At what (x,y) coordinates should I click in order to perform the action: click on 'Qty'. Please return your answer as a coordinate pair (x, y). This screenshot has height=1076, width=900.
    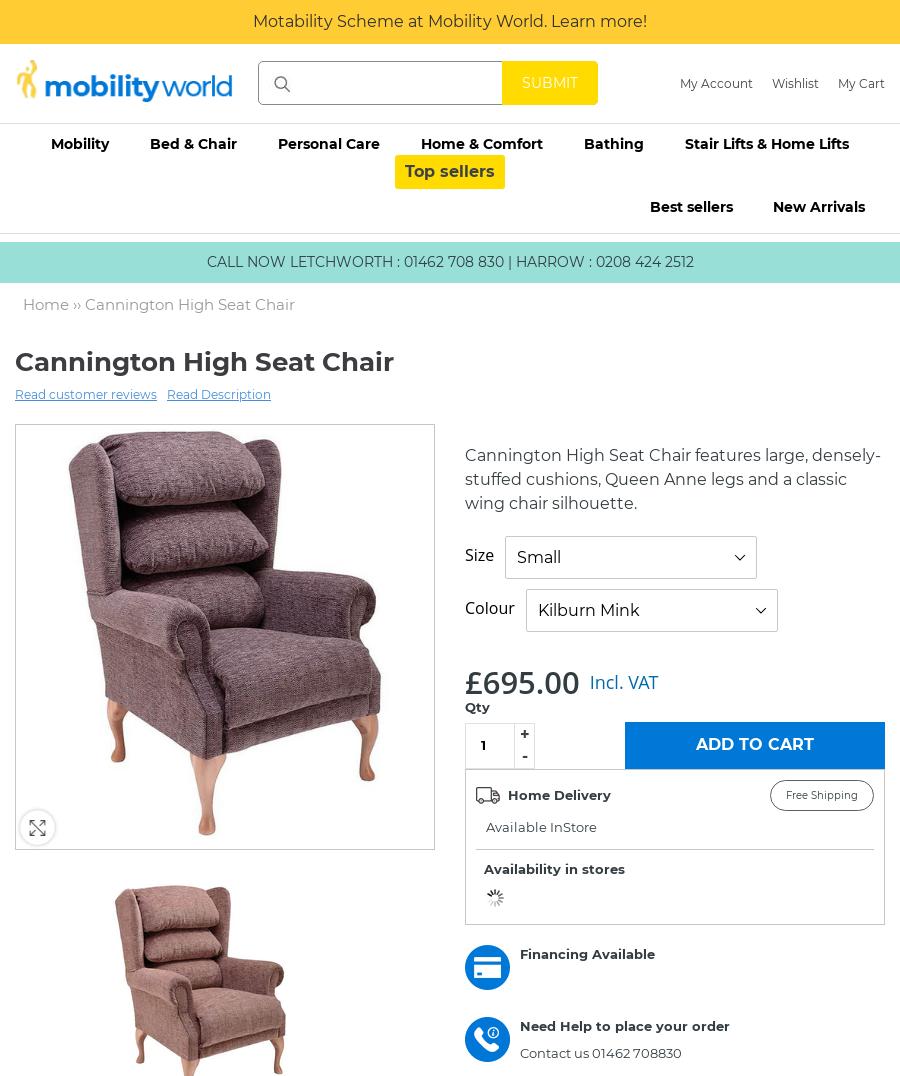
    Looking at the image, I should click on (476, 707).